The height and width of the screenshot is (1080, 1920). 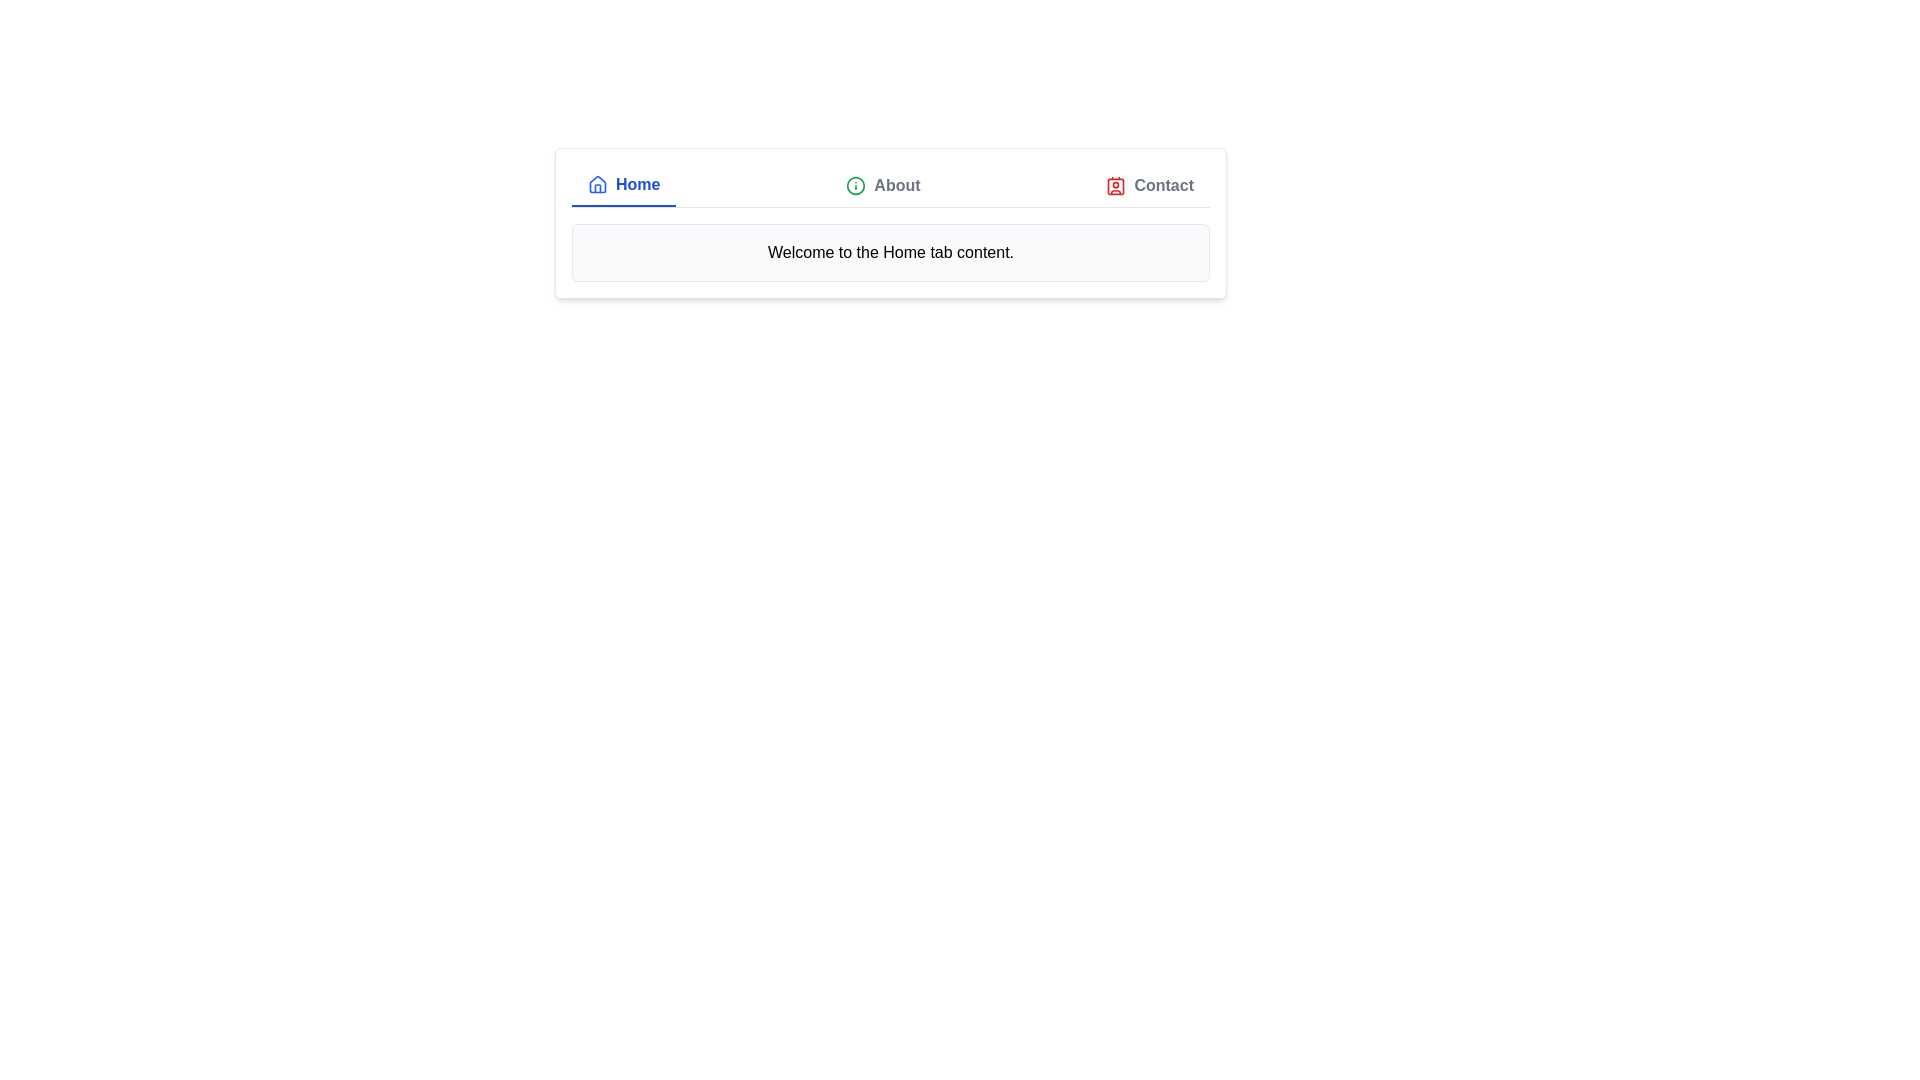 I want to click on the 'Contact' icon located at the left side of the 'Contact' text in the top-right navigation menu of the main interface, so click(x=1115, y=185).